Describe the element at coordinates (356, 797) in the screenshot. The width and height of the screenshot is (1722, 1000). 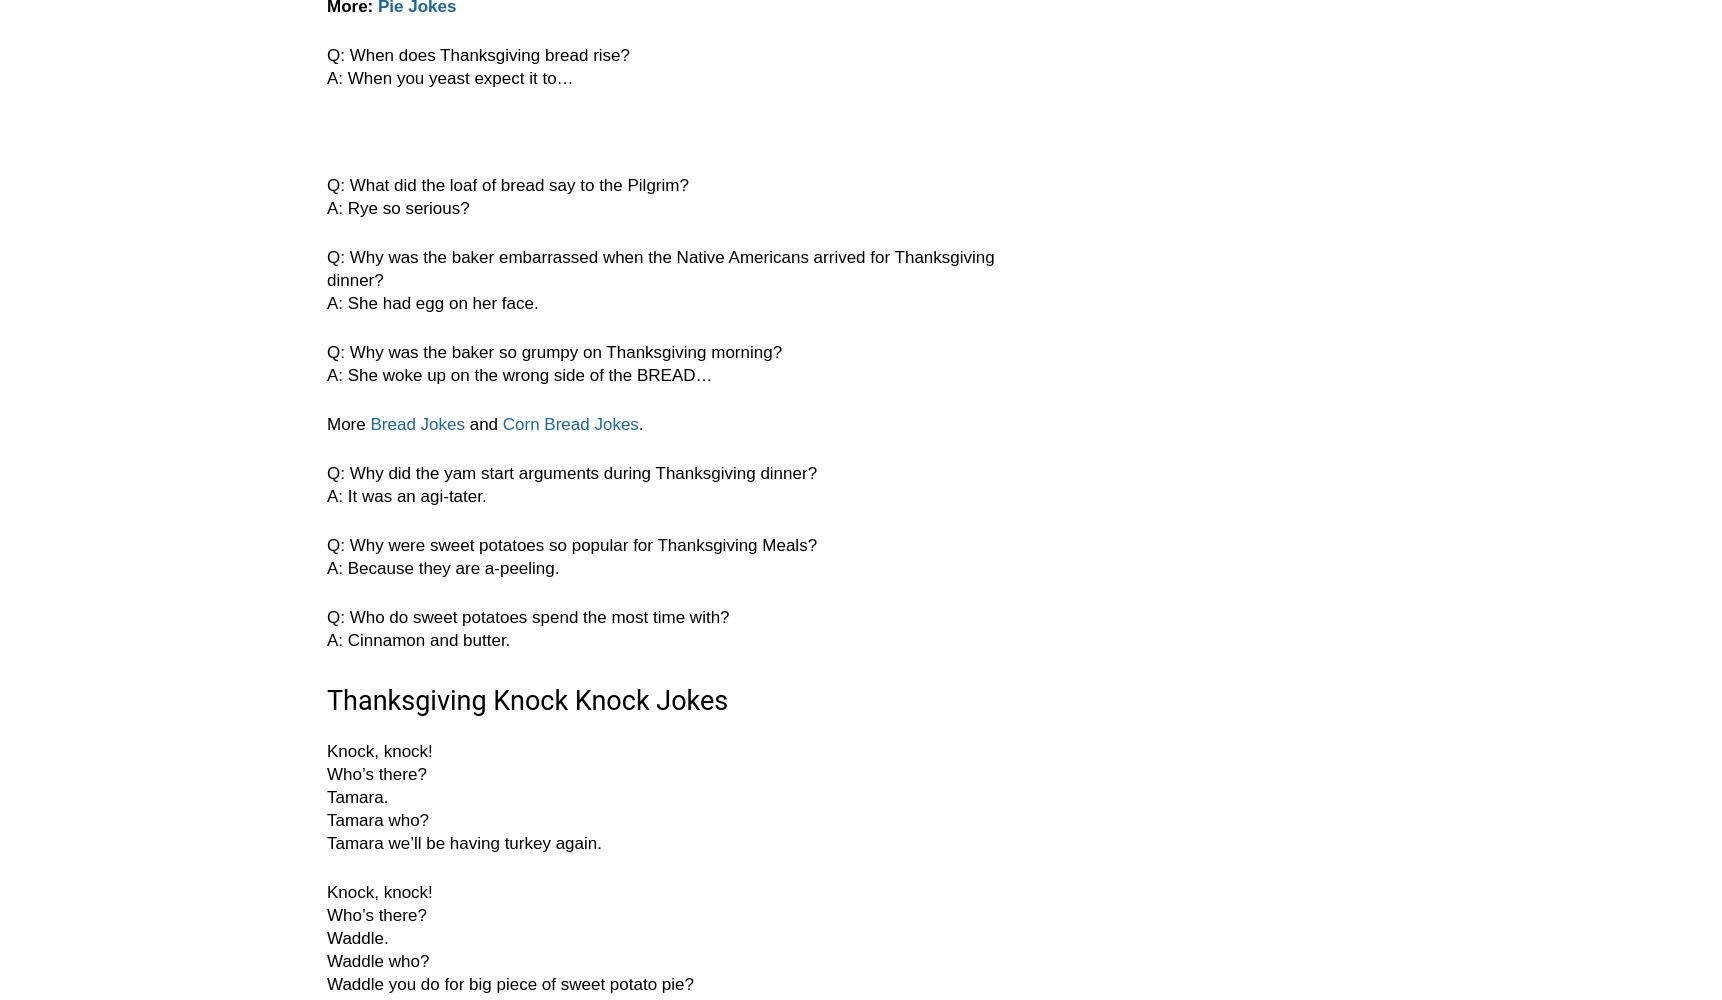
I see `'Tamara.'` at that location.